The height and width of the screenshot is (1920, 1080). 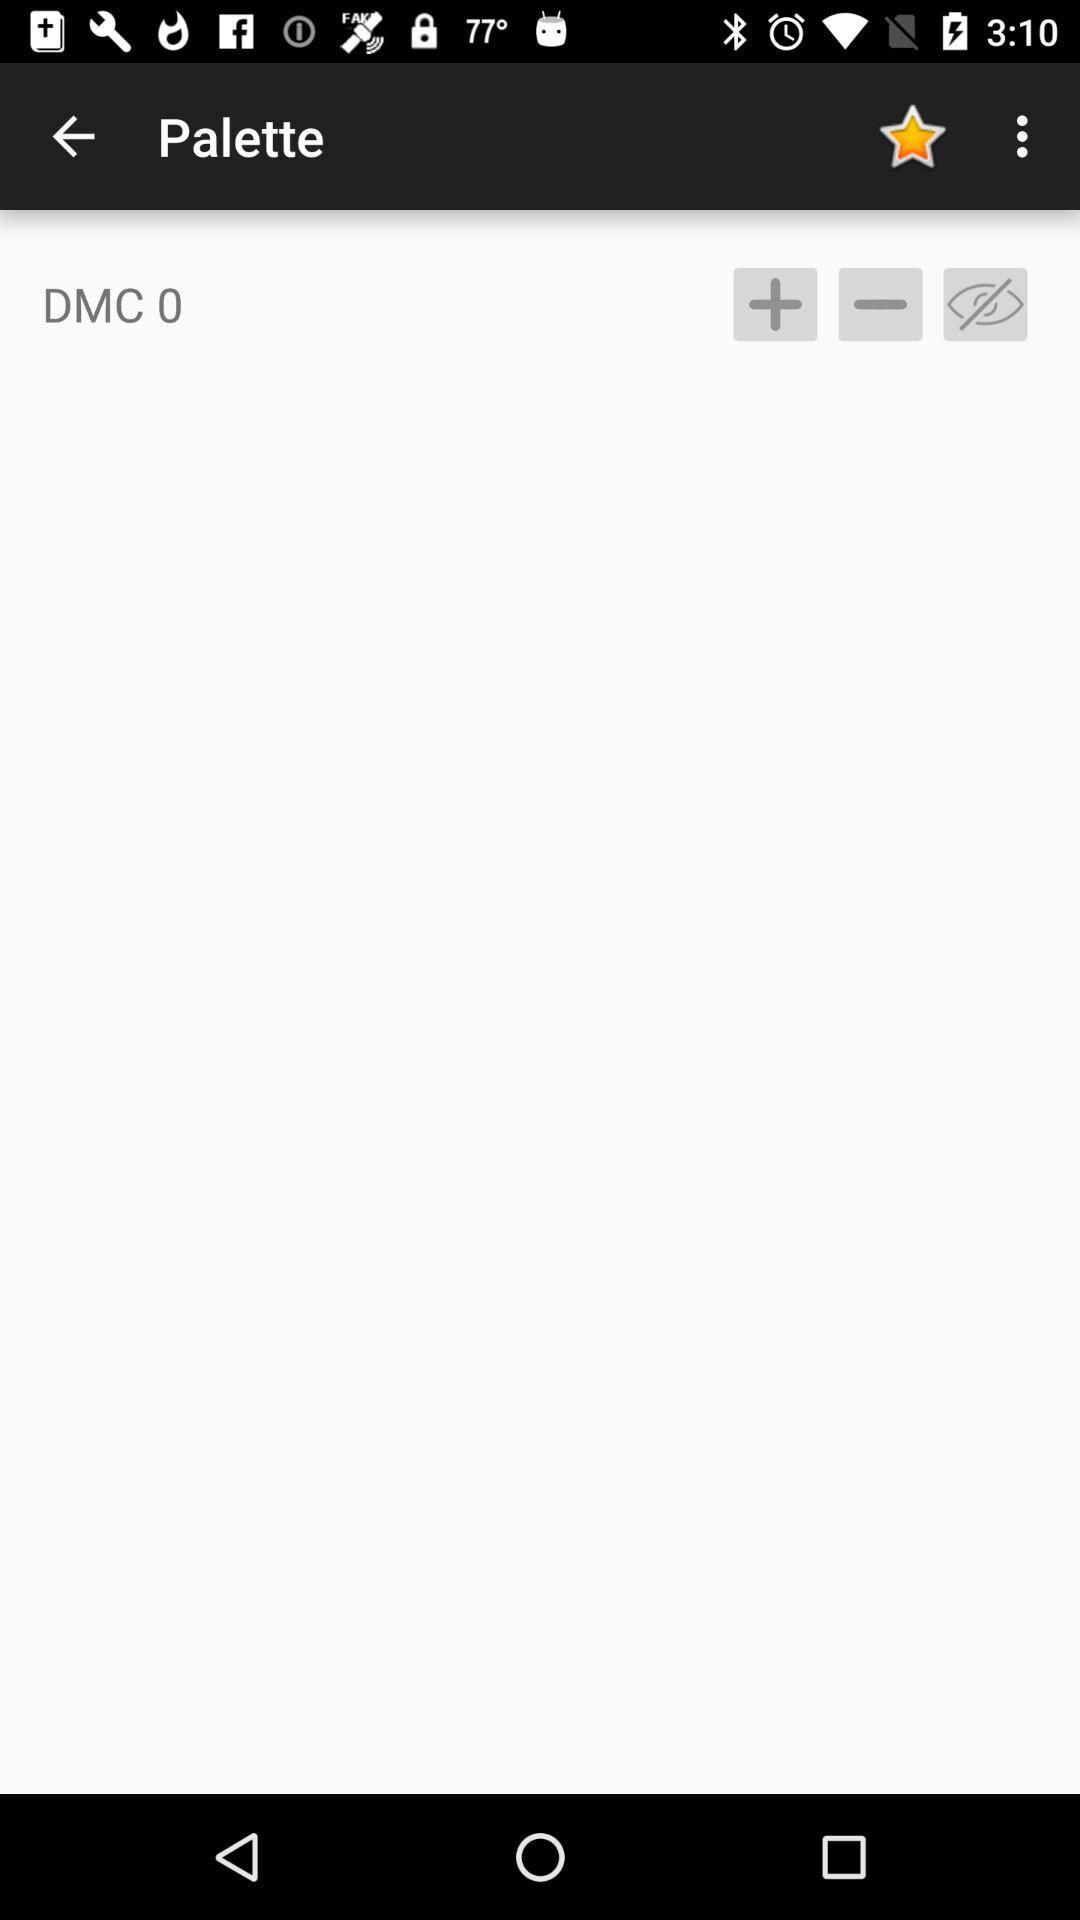 What do you see at coordinates (72, 135) in the screenshot?
I see `icon next to the palette item` at bounding box center [72, 135].